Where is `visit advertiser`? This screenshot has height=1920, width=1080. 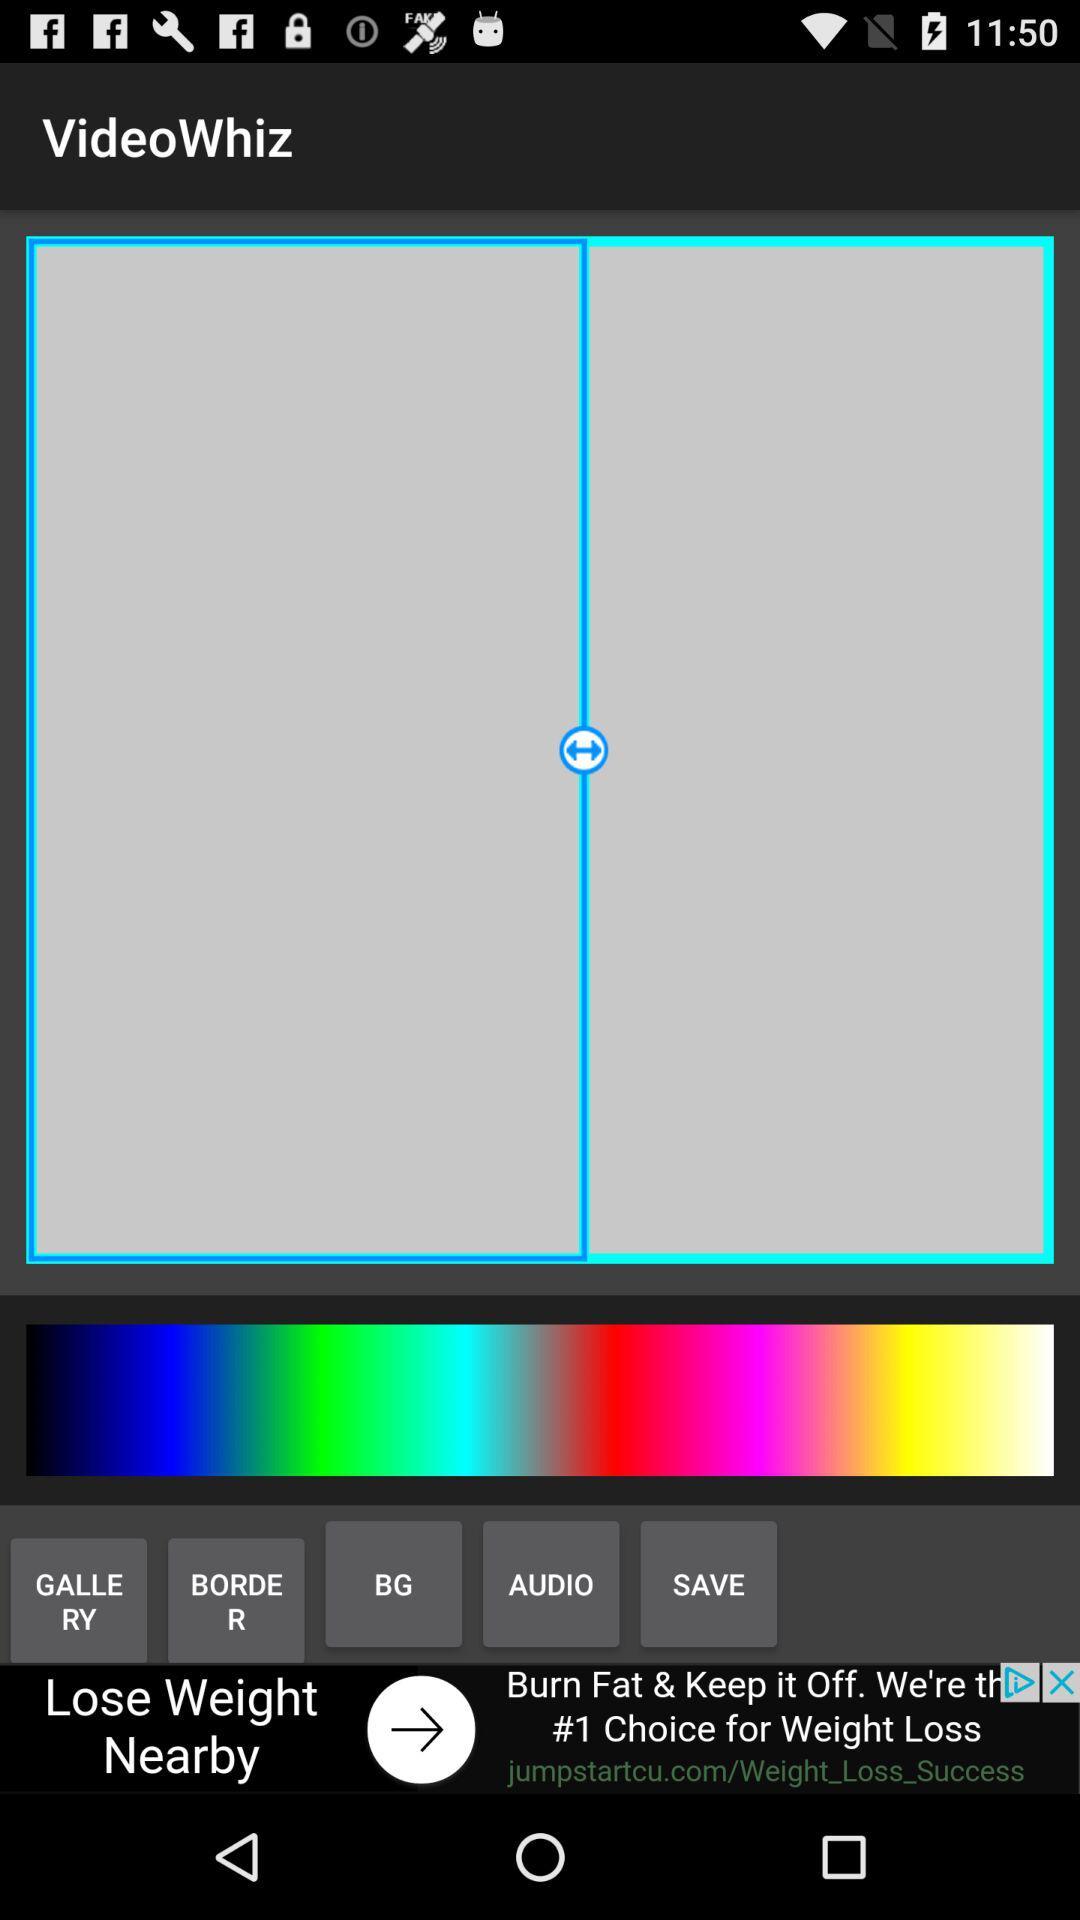
visit advertiser is located at coordinates (540, 1727).